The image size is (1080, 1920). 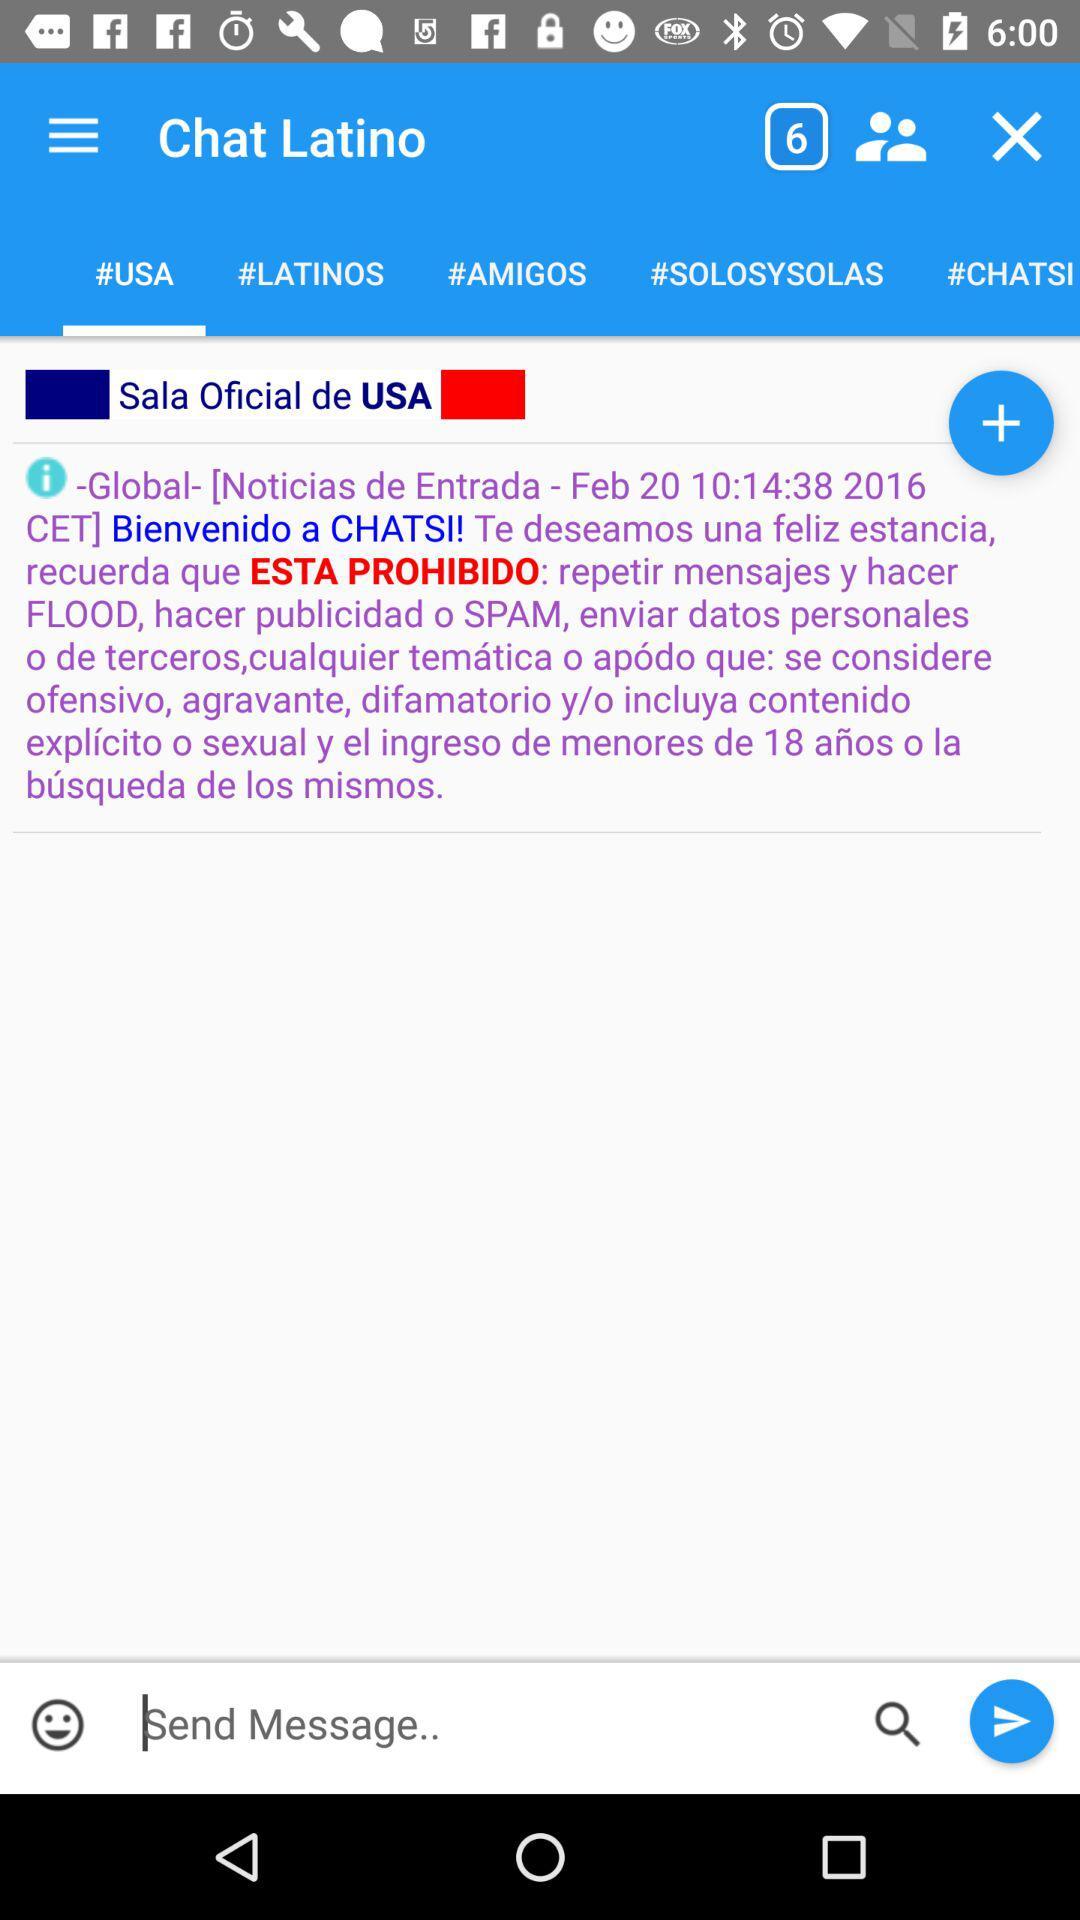 I want to click on 6 in the box, so click(x=795, y=135).